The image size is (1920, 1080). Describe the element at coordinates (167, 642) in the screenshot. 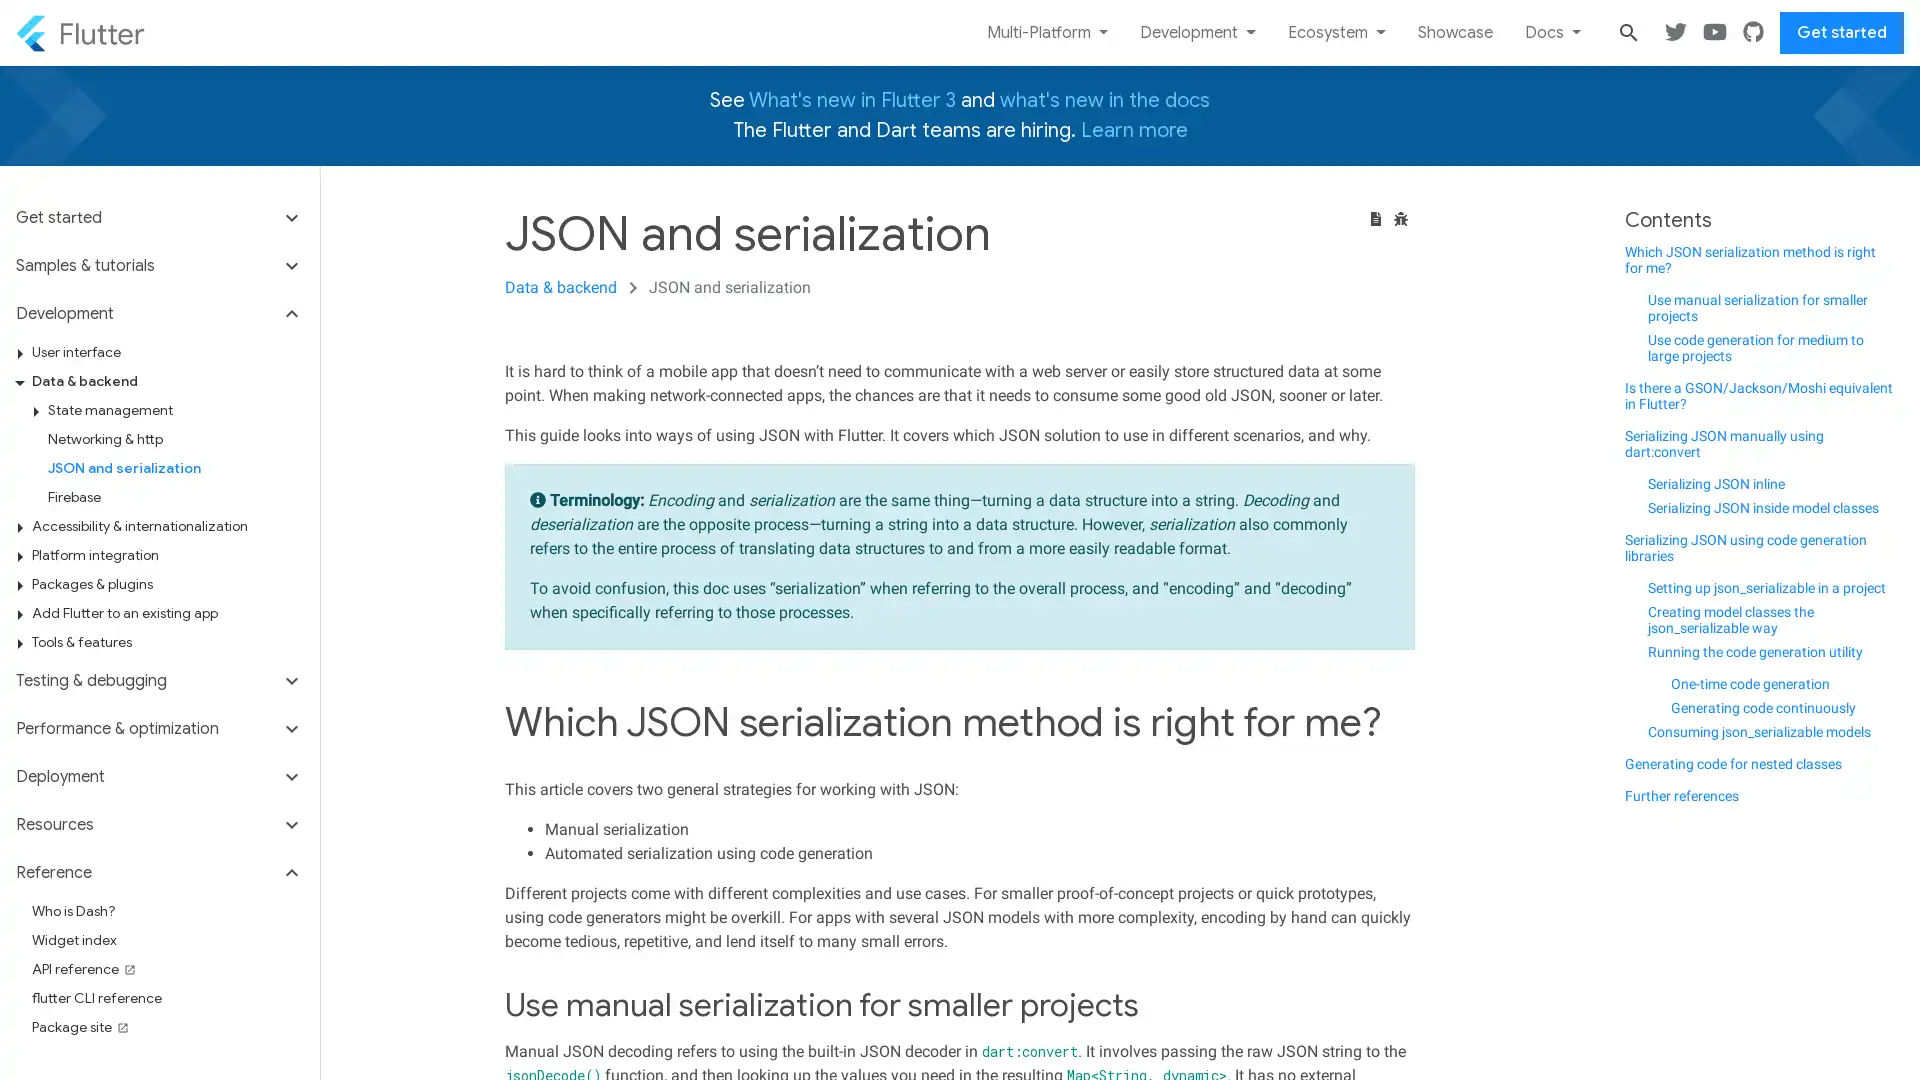

I see `arrow_drop_down Tools & features` at that location.